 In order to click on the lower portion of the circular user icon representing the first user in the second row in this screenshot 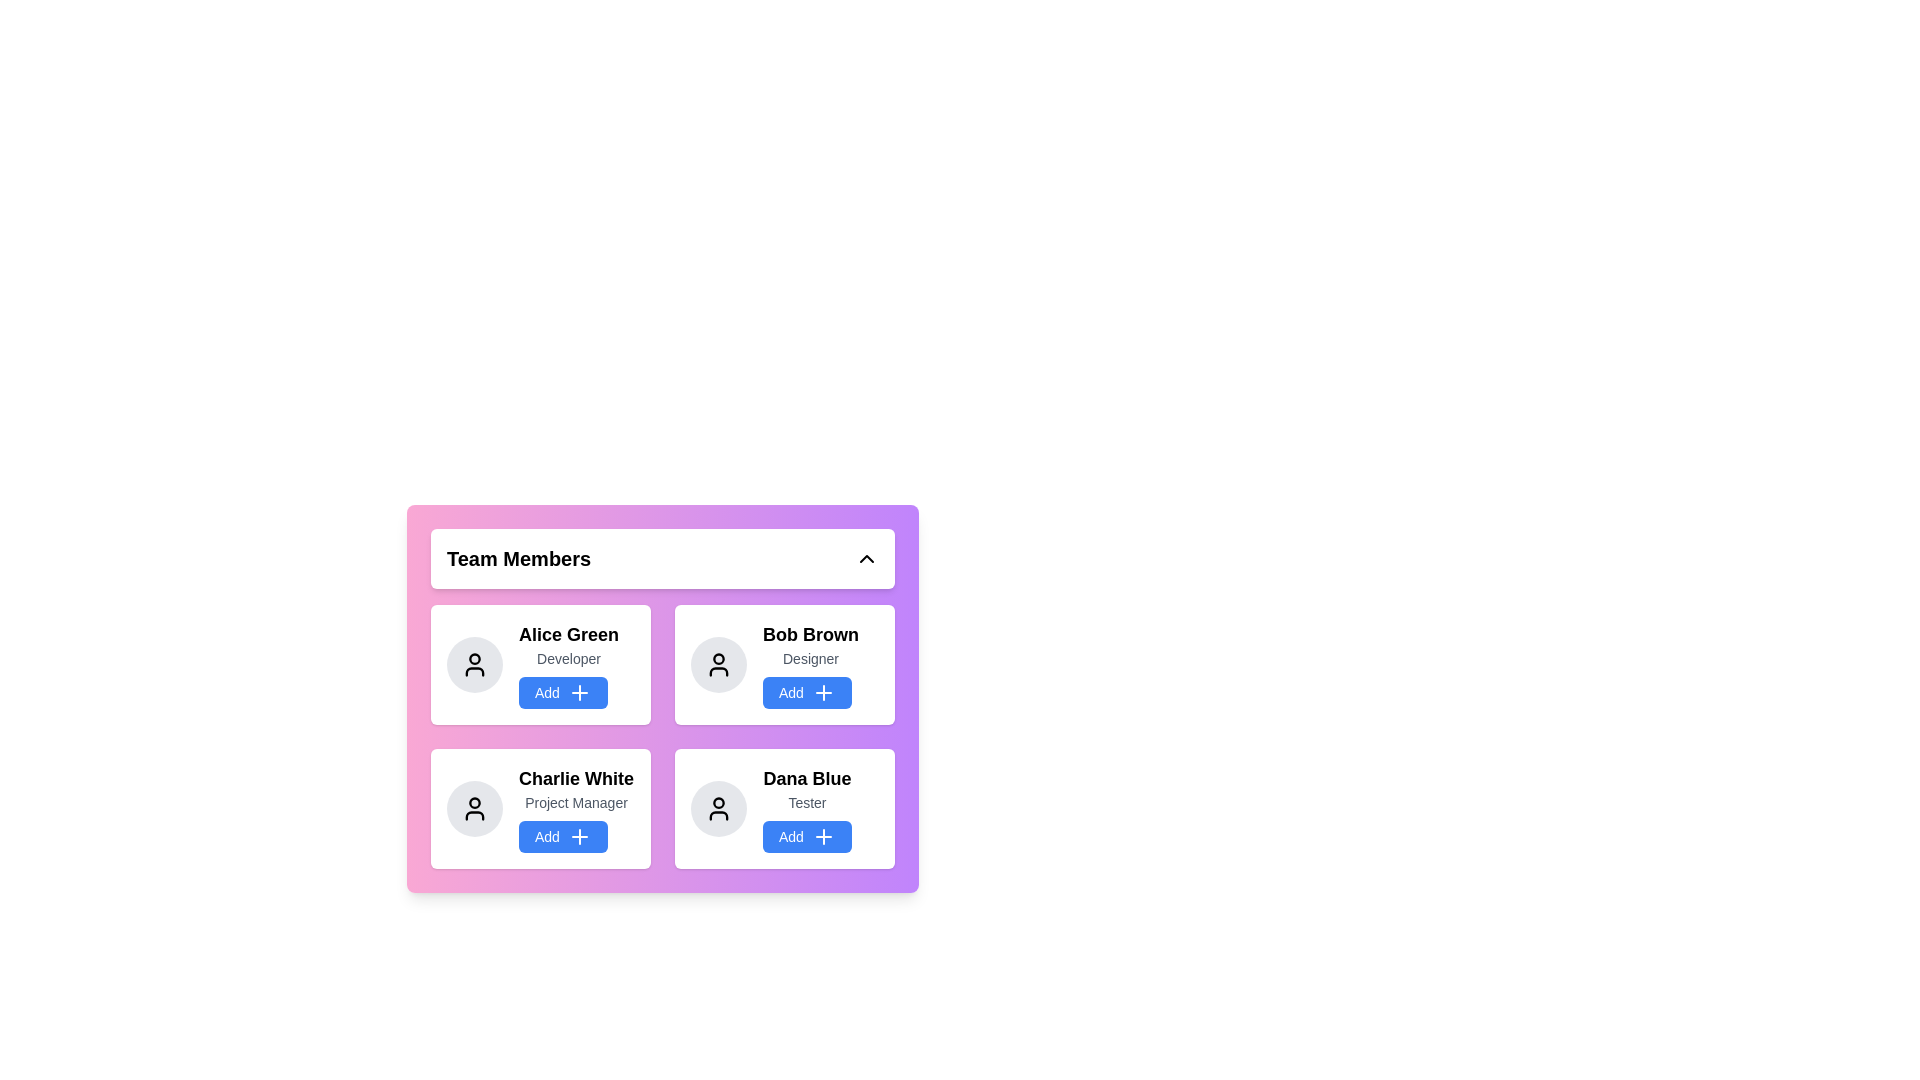, I will do `click(474, 816)`.